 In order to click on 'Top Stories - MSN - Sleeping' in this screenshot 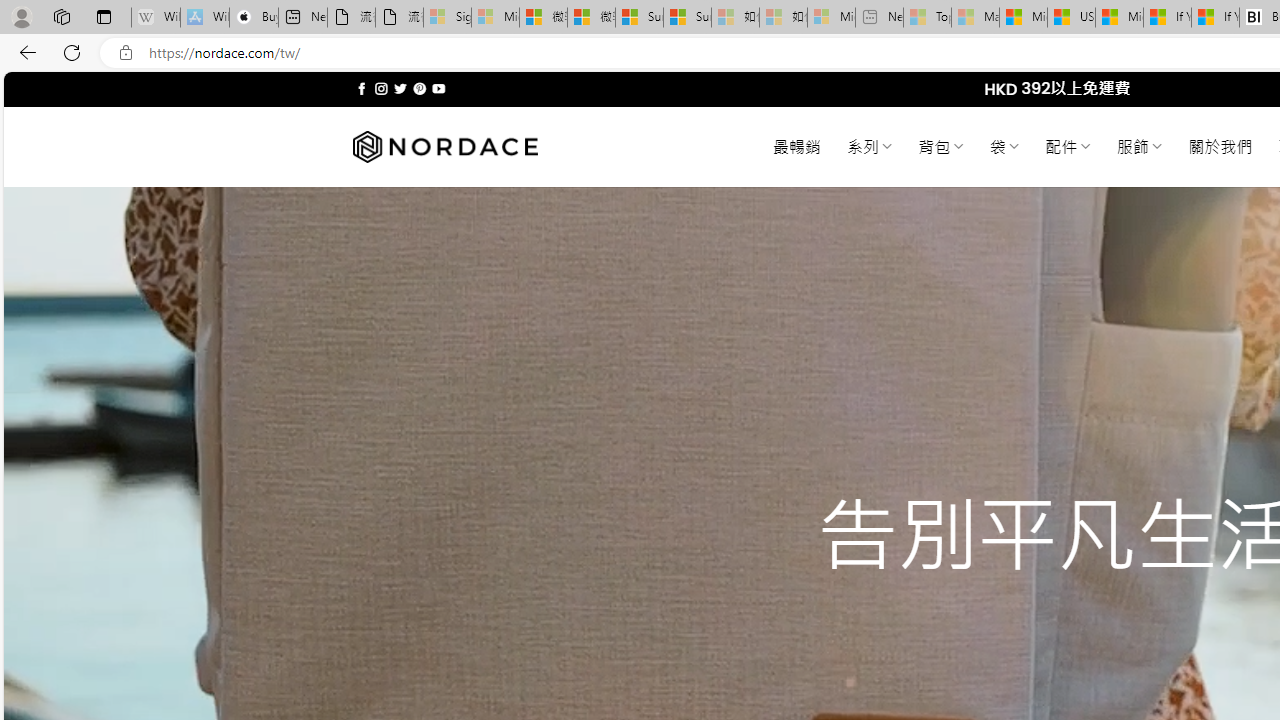, I will do `click(926, 17)`.